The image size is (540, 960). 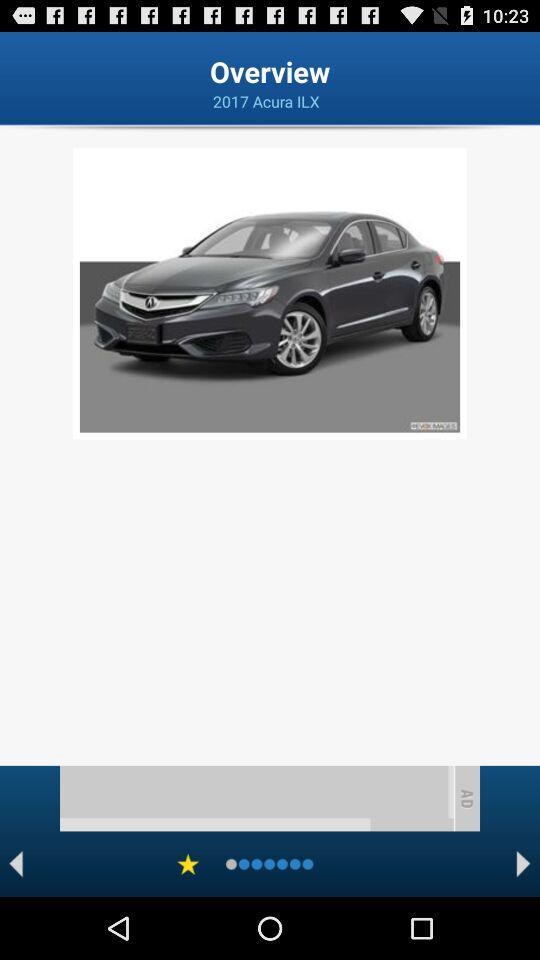 I want to click on click the star, so click(x=188, y=863).